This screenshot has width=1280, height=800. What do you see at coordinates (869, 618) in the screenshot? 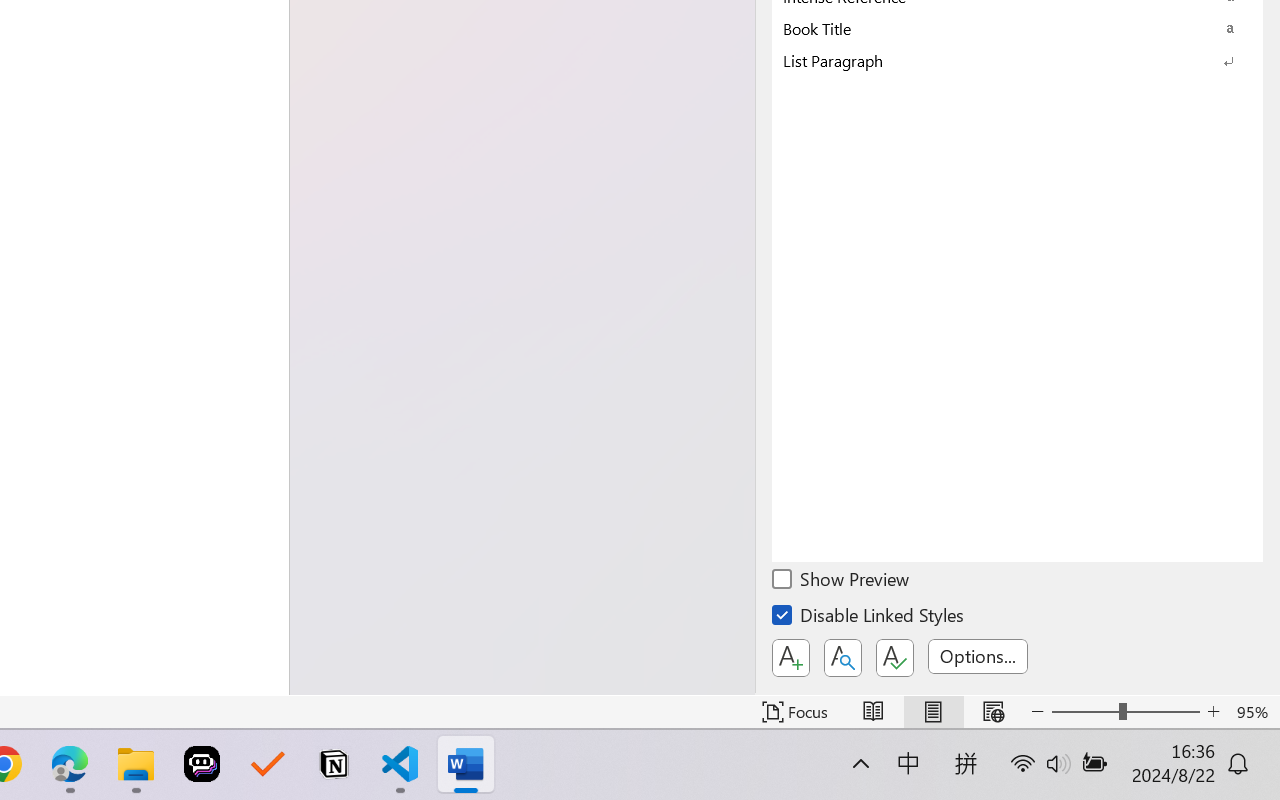
I see `'Disable Linked Styles'` at bounding box center [869, 618].